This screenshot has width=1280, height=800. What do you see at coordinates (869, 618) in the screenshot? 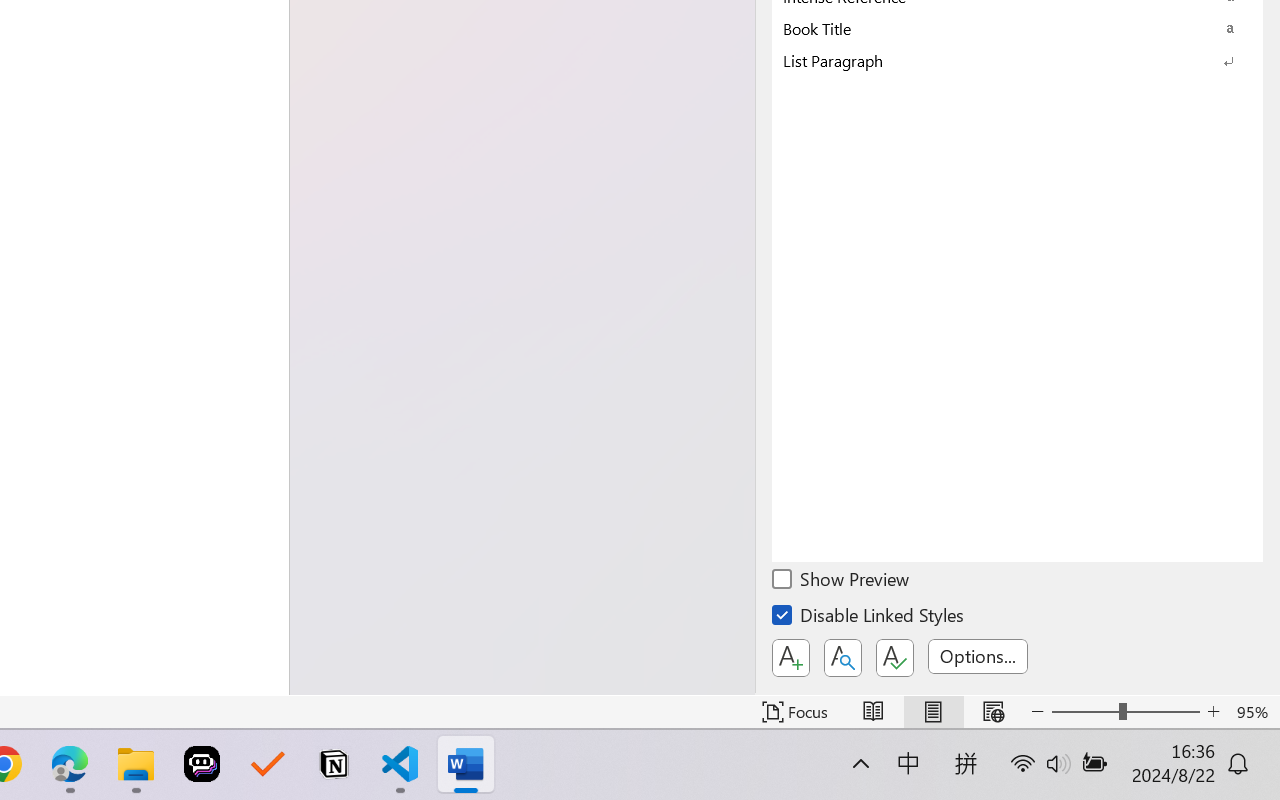
I see `'Disable Linked Styles'` at bounding box center [869, 618].